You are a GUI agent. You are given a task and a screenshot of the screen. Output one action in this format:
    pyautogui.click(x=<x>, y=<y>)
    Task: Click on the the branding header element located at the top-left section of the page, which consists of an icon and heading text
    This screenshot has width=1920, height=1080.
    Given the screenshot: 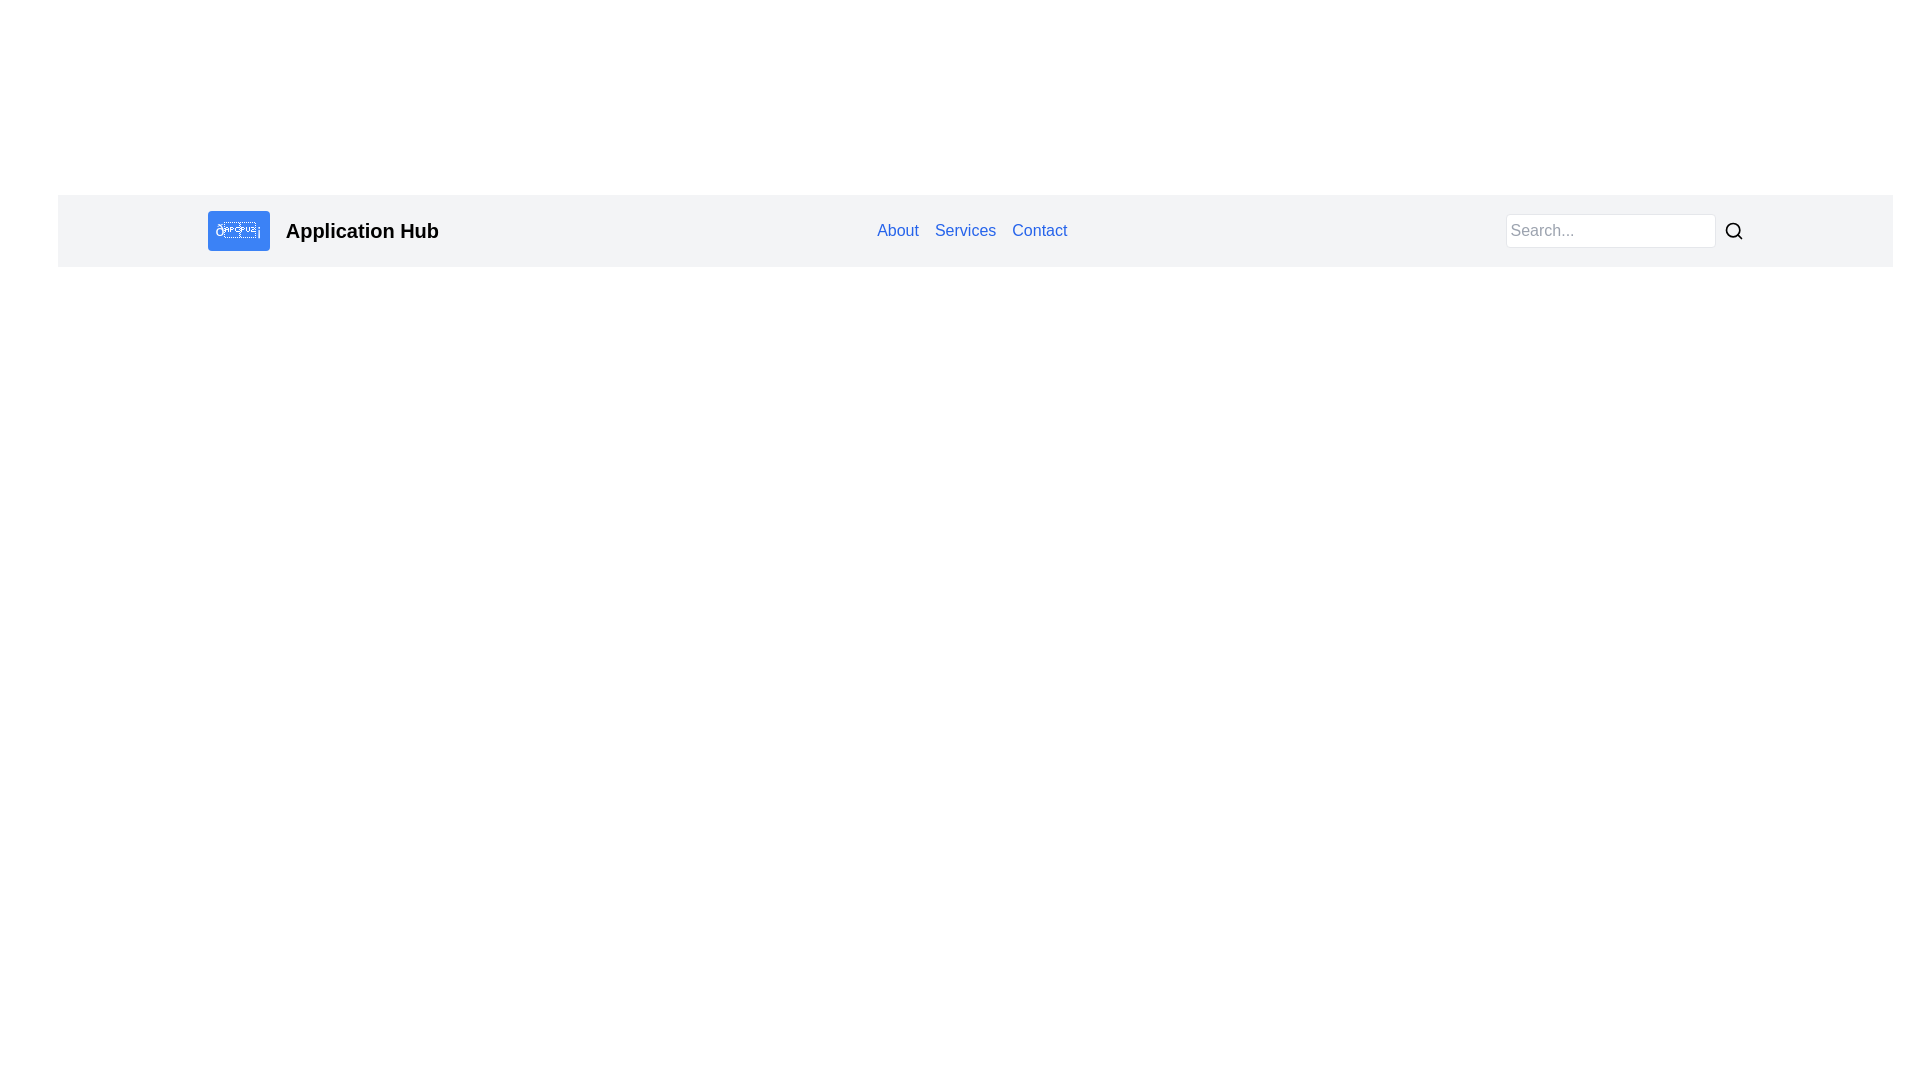 What is the action you would take?
    pyautogui.click(x=323, y=230)
    